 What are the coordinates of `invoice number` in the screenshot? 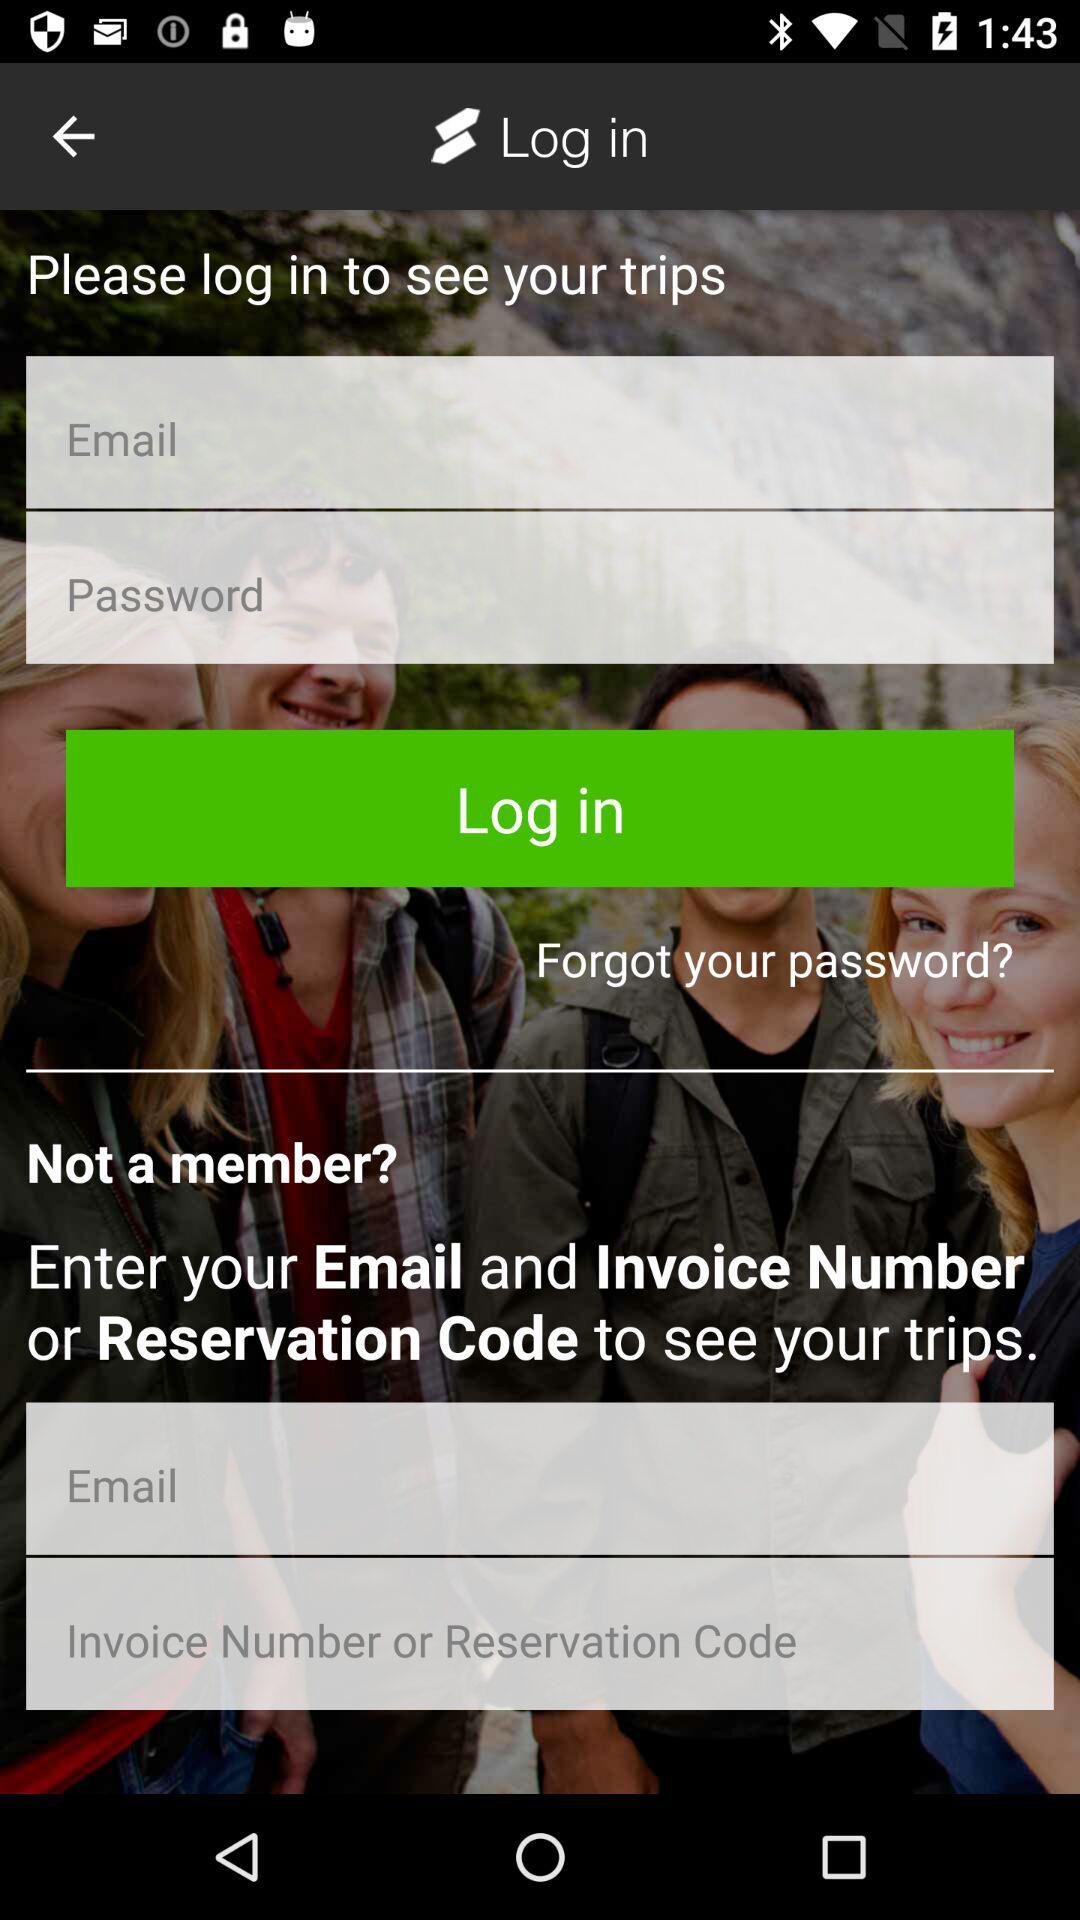 It's located at (540, 1633).